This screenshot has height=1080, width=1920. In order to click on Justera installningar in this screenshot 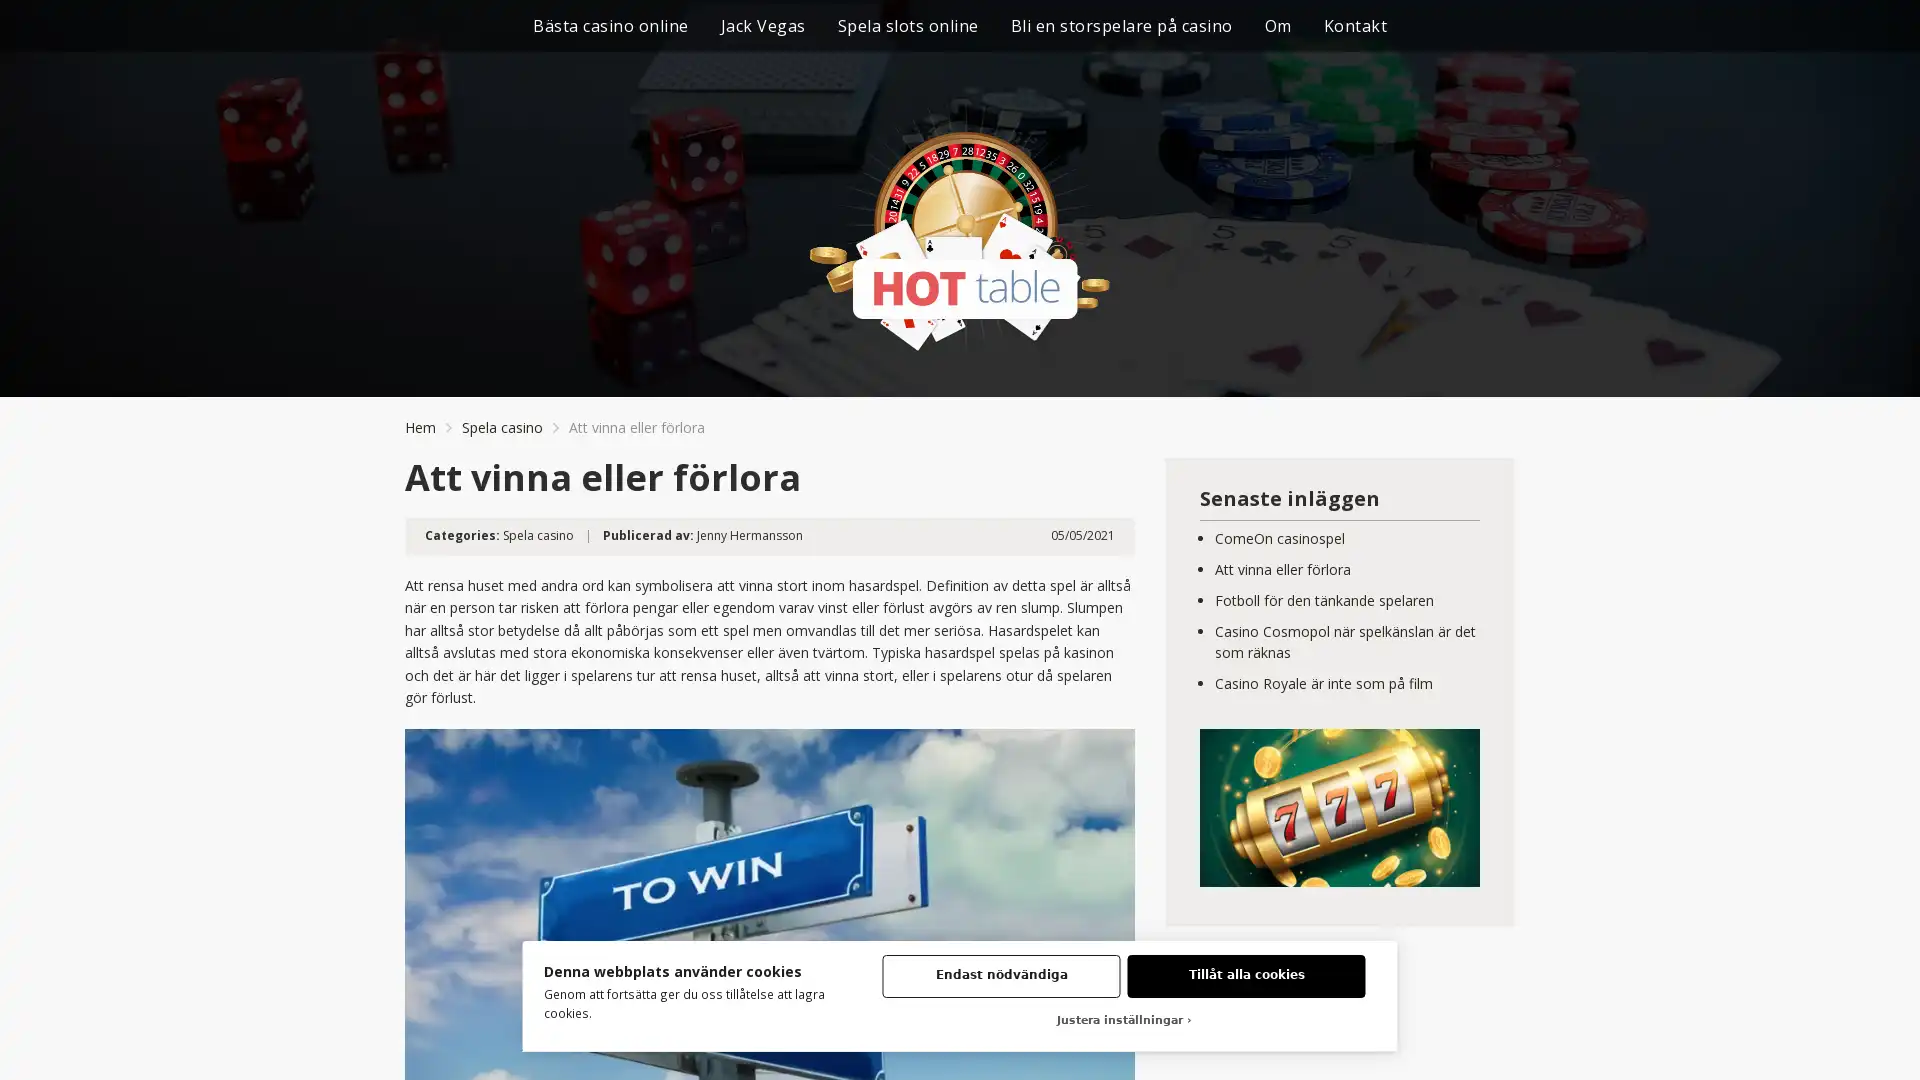, I will do `click(1123, 1021)`.